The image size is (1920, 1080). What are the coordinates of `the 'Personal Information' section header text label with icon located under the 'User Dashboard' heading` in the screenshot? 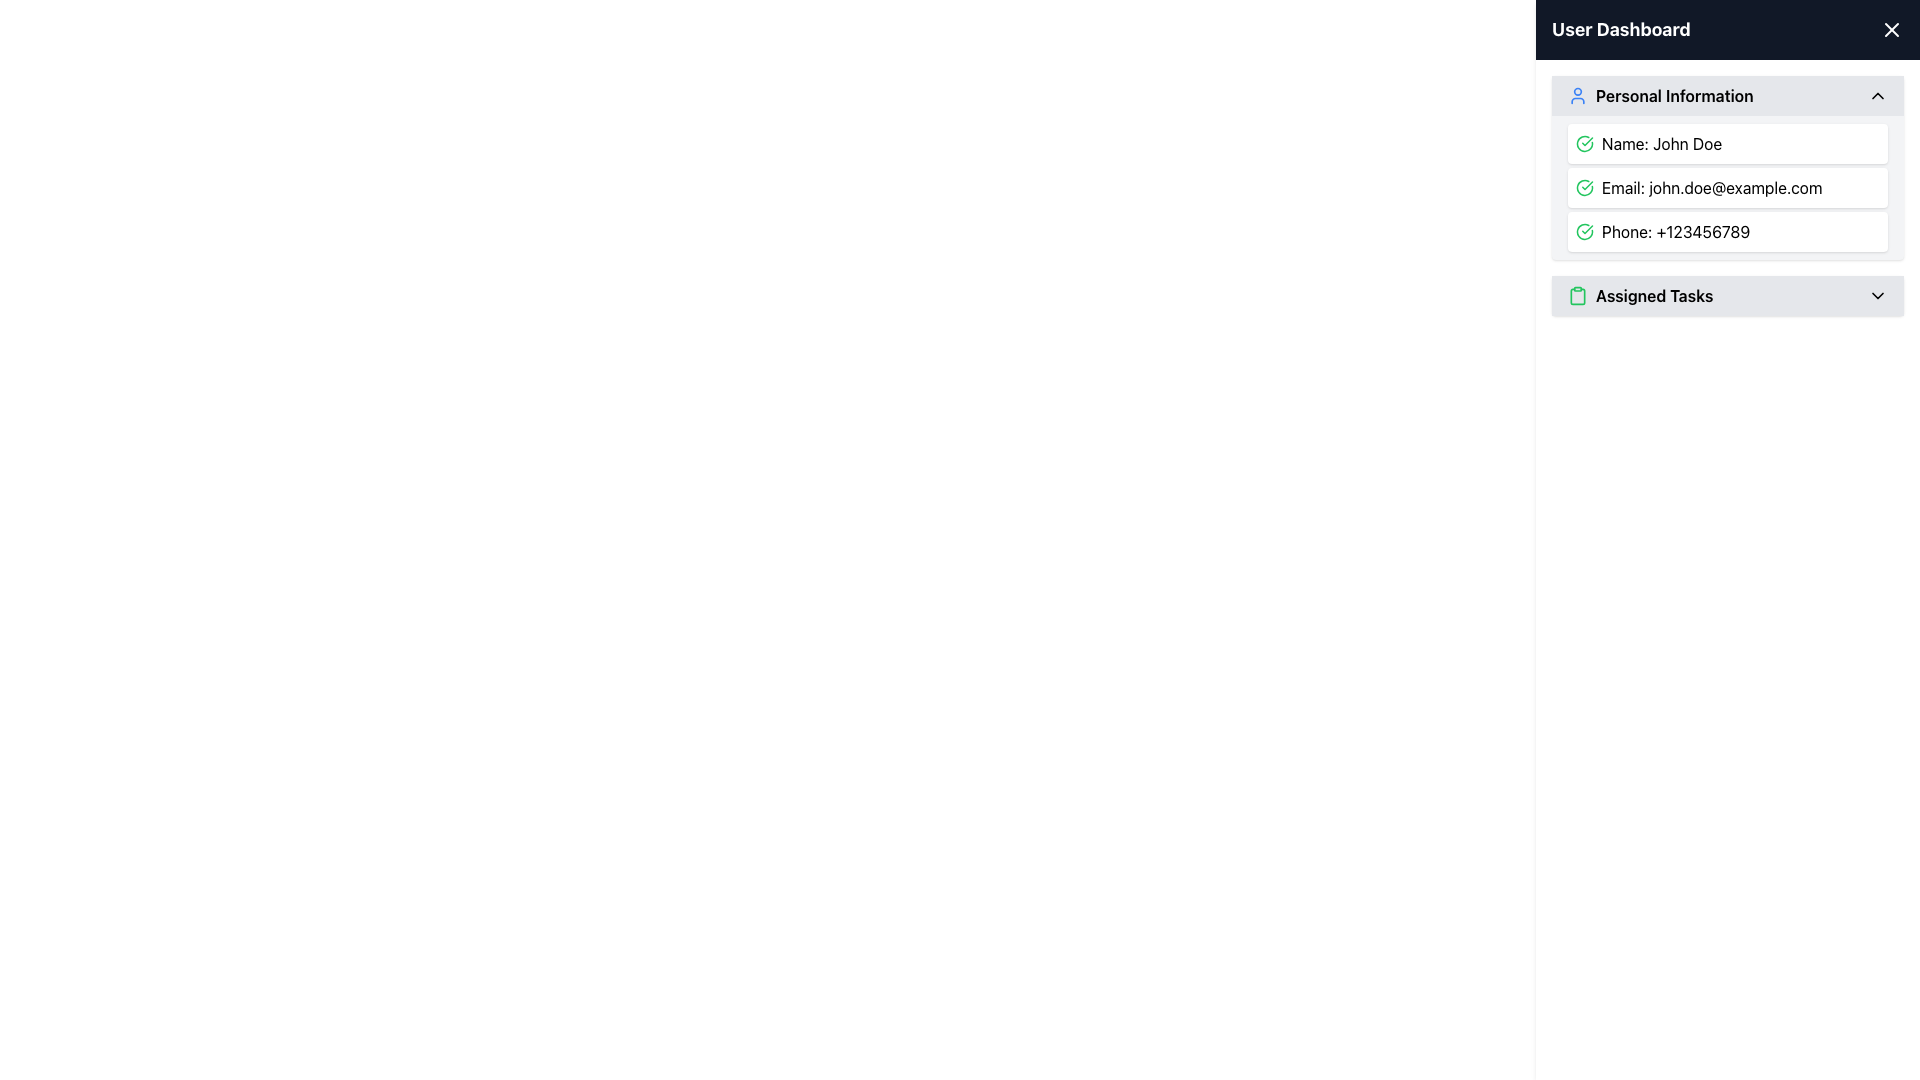 It's located at (1660, 96).